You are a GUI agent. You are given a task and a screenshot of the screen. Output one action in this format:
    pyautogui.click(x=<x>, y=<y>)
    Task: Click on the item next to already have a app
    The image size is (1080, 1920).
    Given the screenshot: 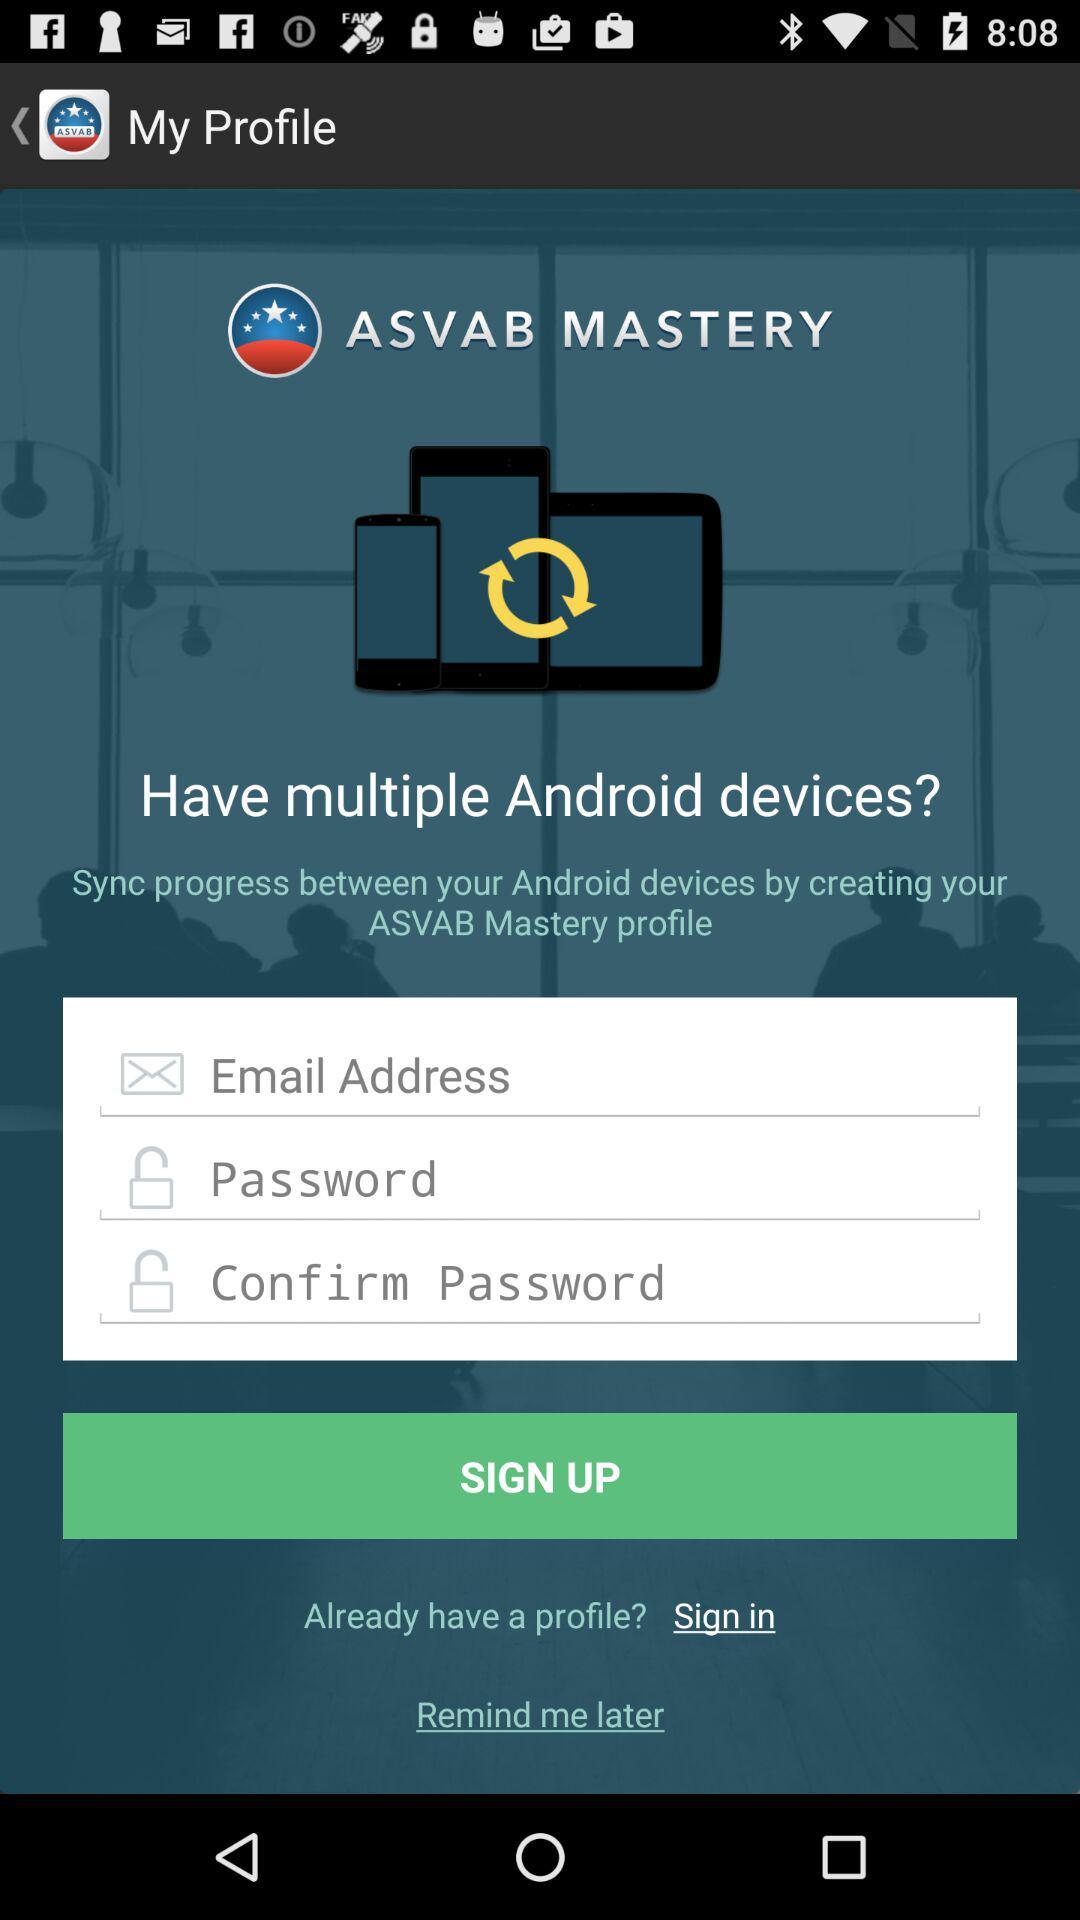 What is the action you would take?
    pyautogui.click(x=724, y=1614)
    